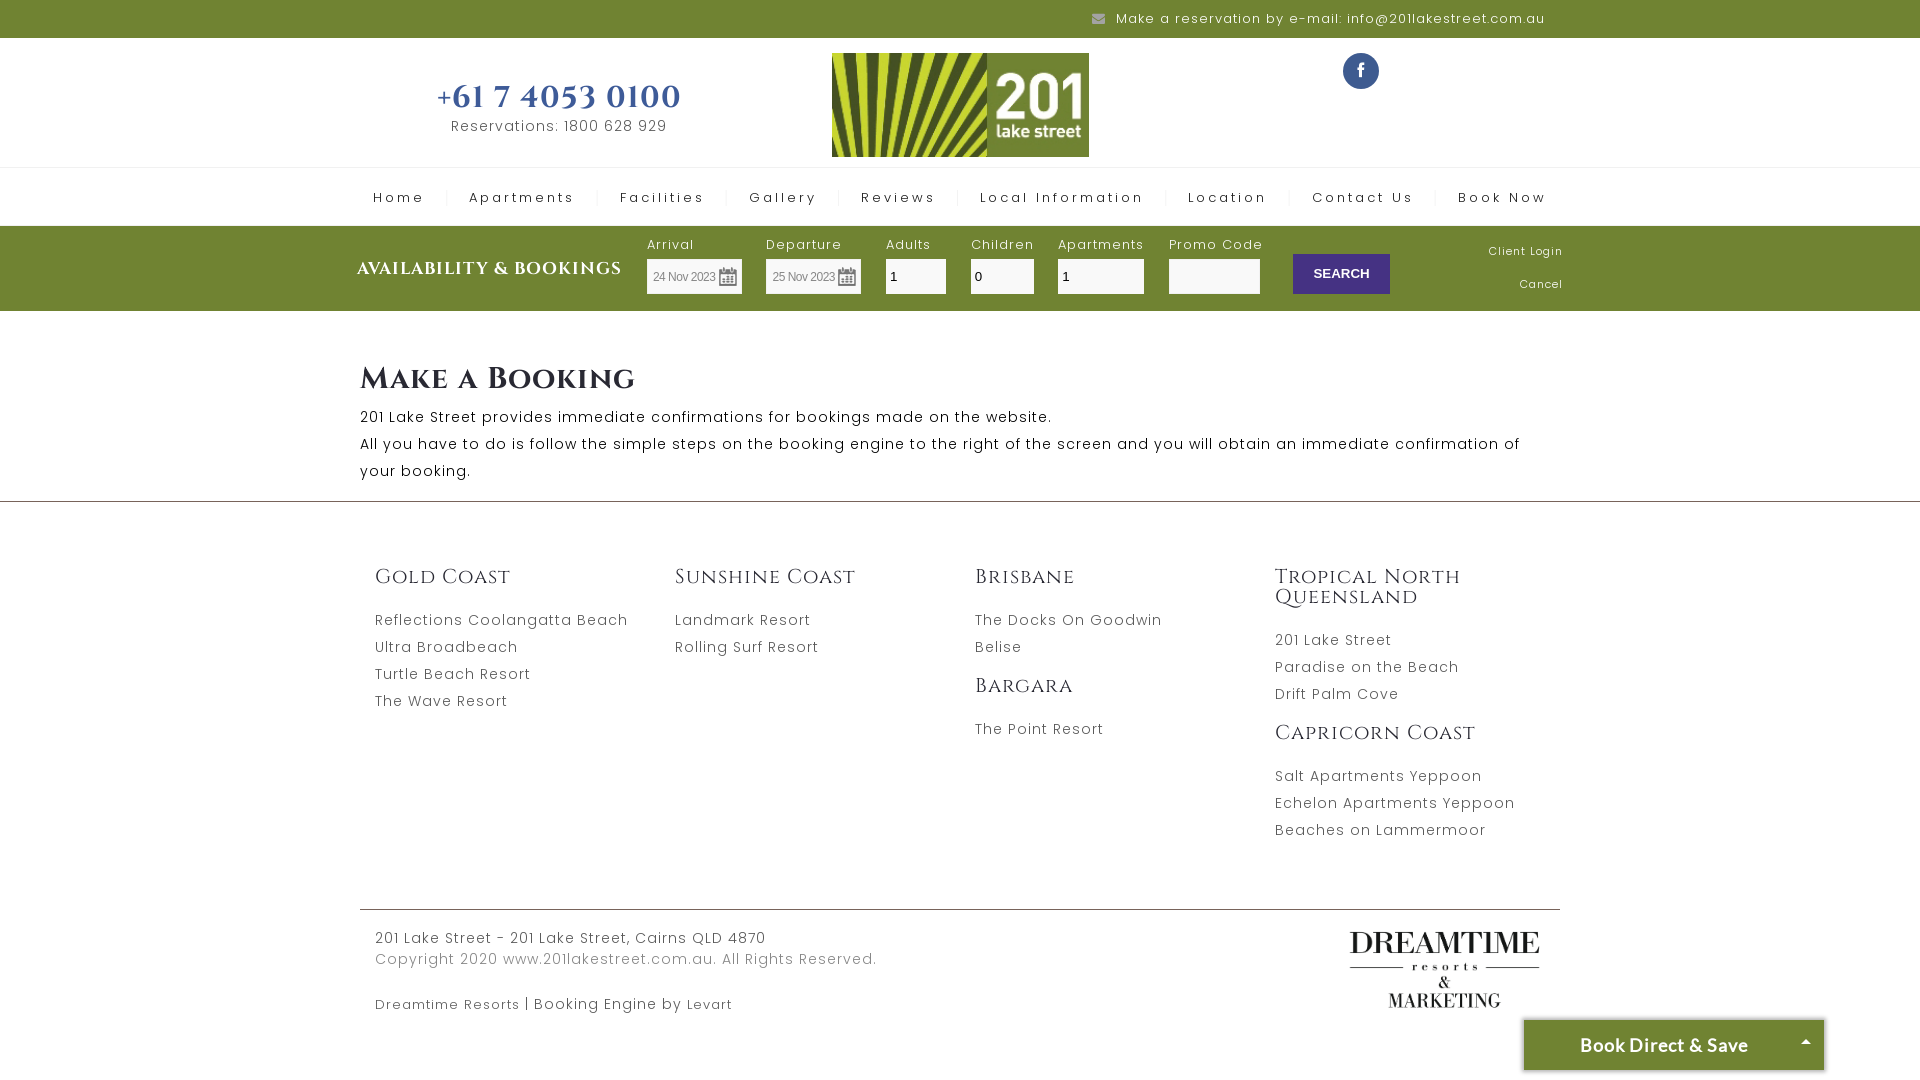  Describe the element at coordinates (1502, 197) in the screenshot. I see `'Book Now'` at that location.